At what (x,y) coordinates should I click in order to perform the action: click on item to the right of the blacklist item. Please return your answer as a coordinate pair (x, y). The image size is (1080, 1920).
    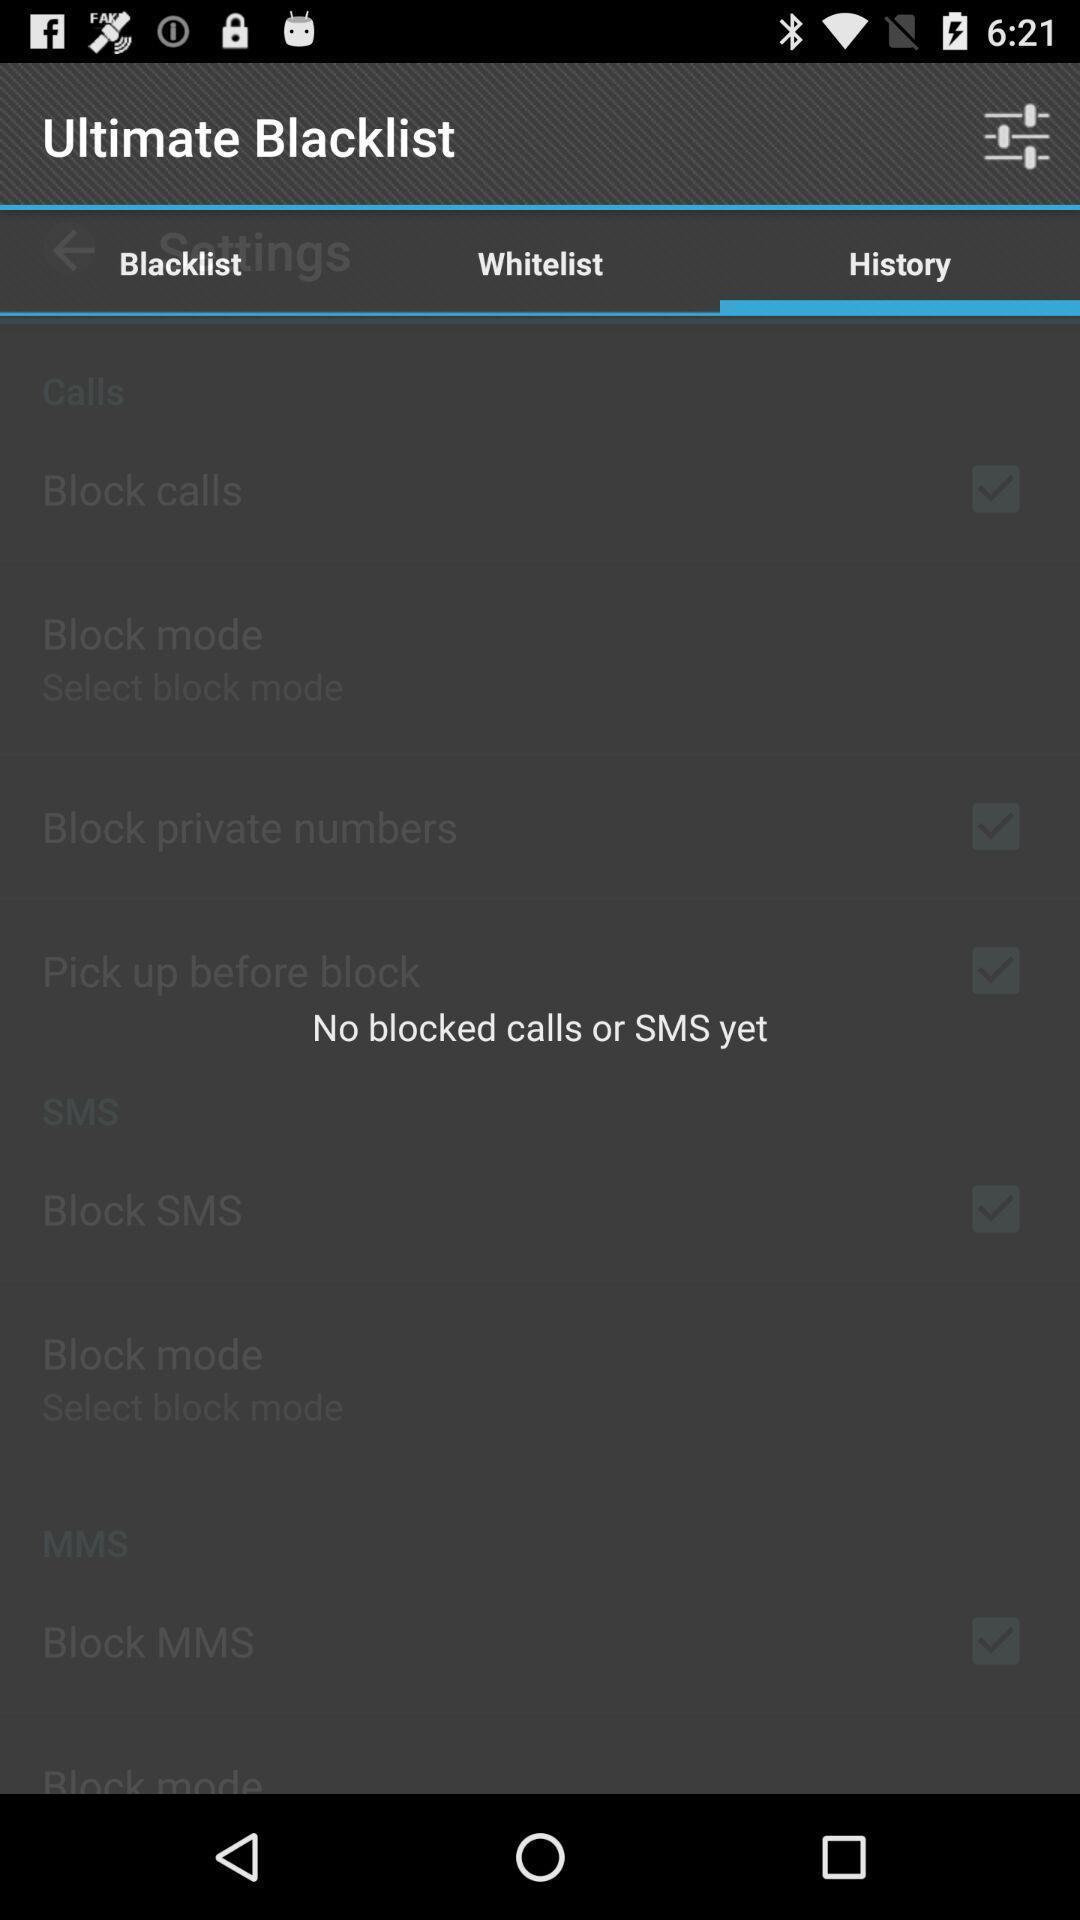
    Looking at the image, I should click on (540, 261).